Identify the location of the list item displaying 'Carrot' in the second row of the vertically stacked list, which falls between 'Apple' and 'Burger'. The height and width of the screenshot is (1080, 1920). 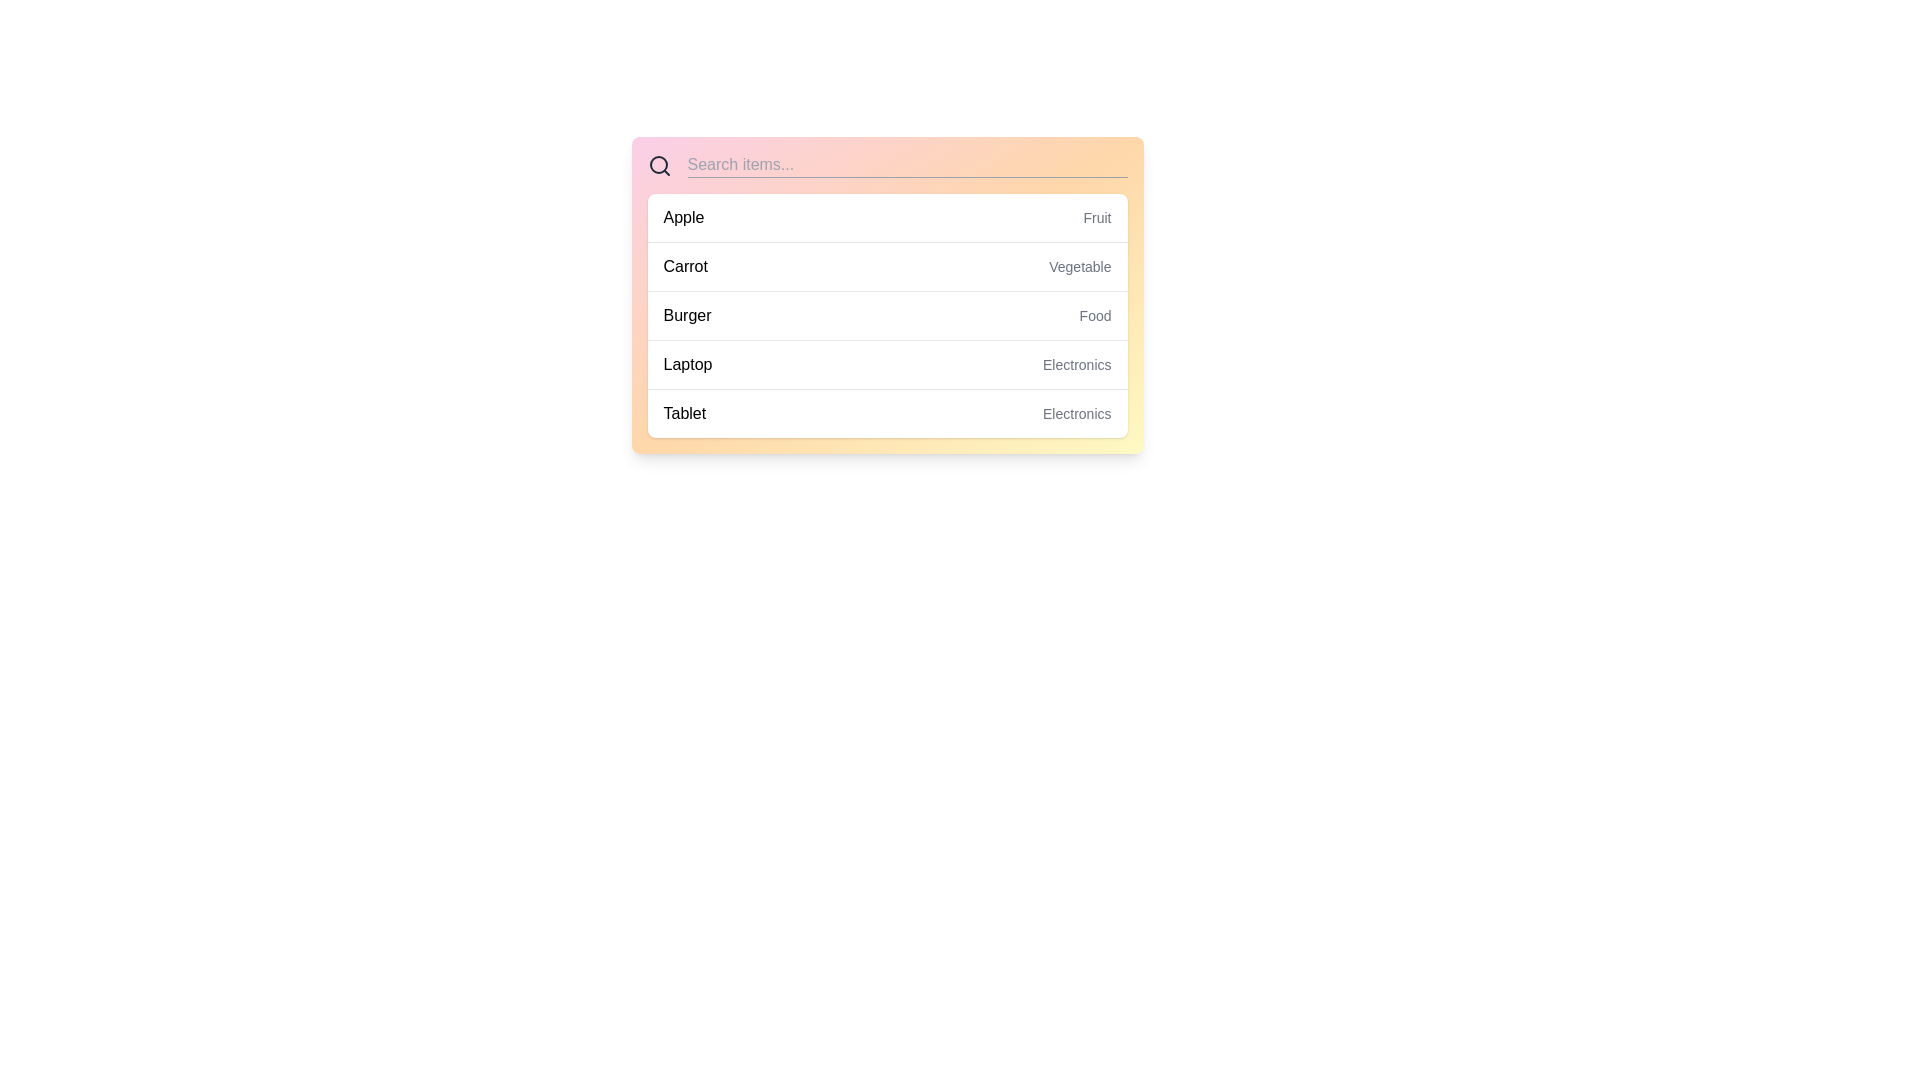
(886, 265).